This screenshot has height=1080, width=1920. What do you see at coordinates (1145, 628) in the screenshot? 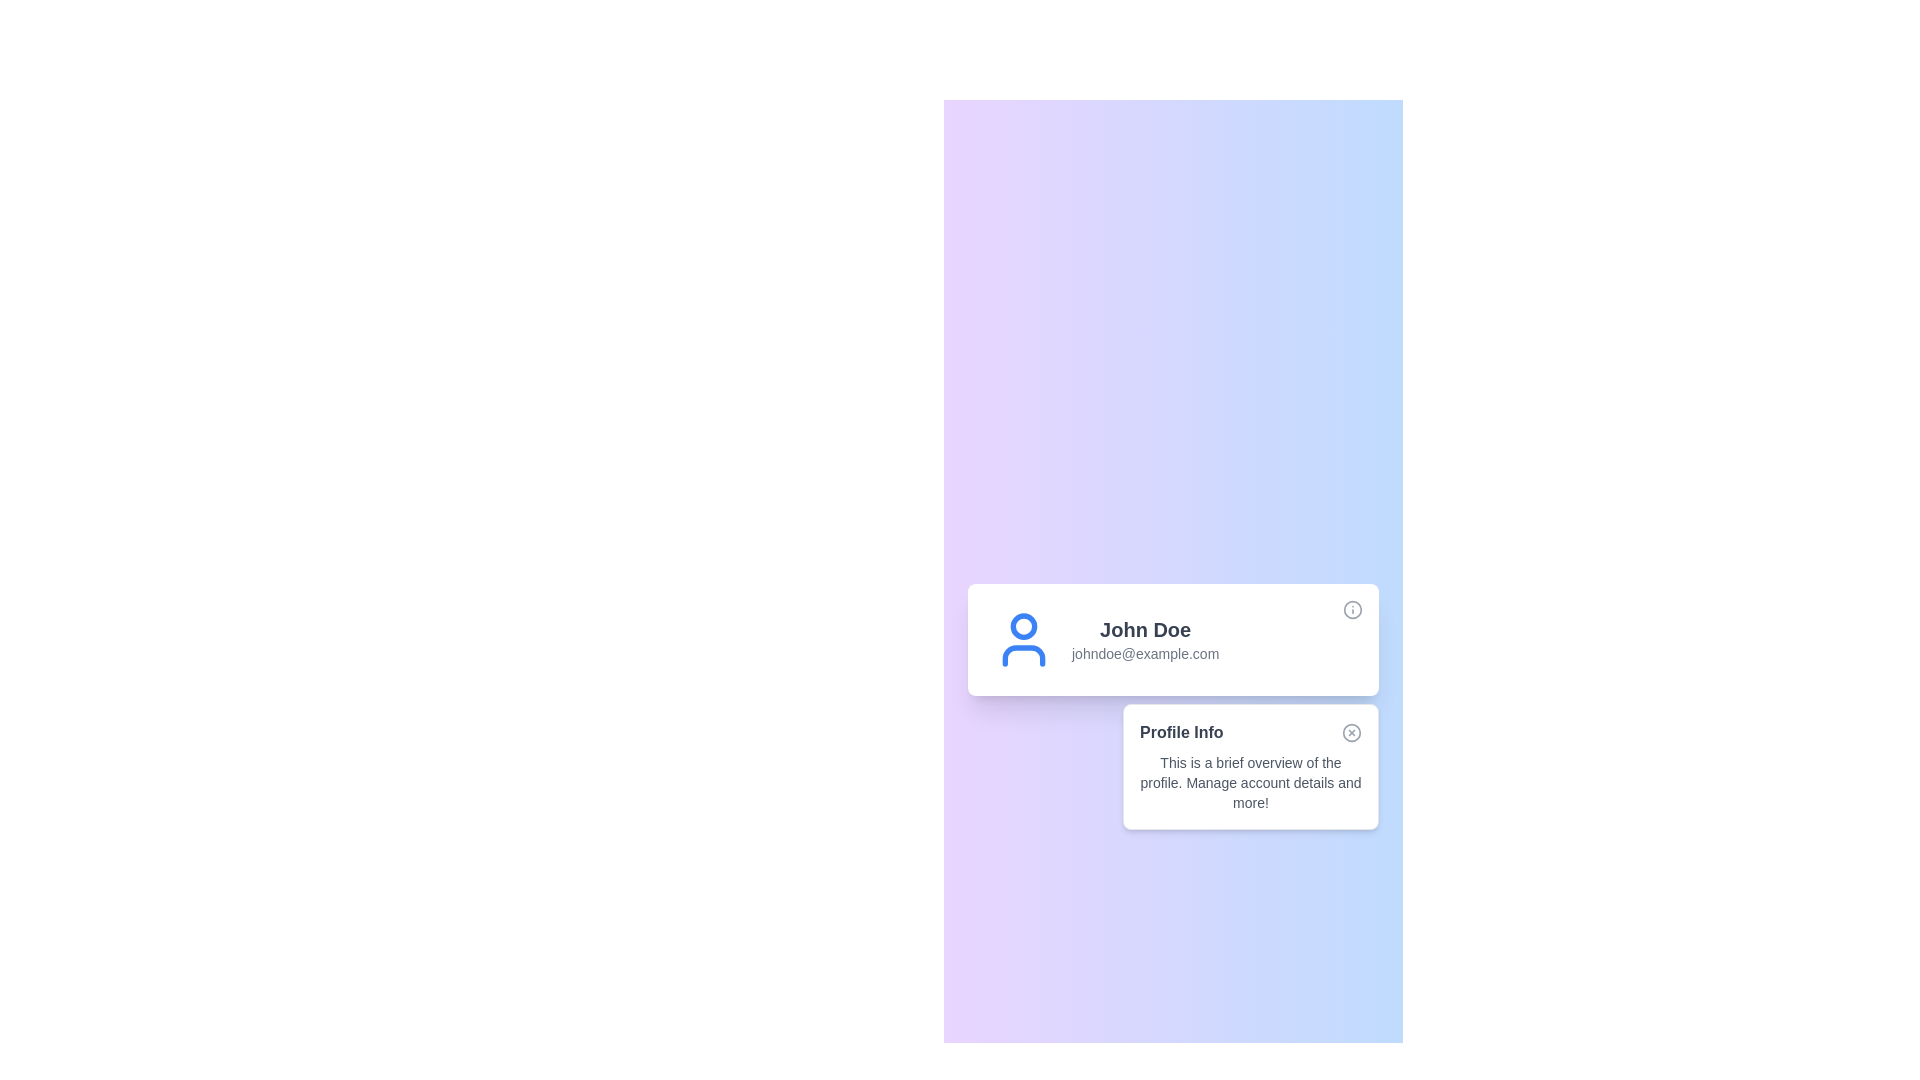
I see `the static text element displaying the name 'John Doe' in bold dark gray font, which is positioned above its sibling email element` at bounding box center [1145, 628].